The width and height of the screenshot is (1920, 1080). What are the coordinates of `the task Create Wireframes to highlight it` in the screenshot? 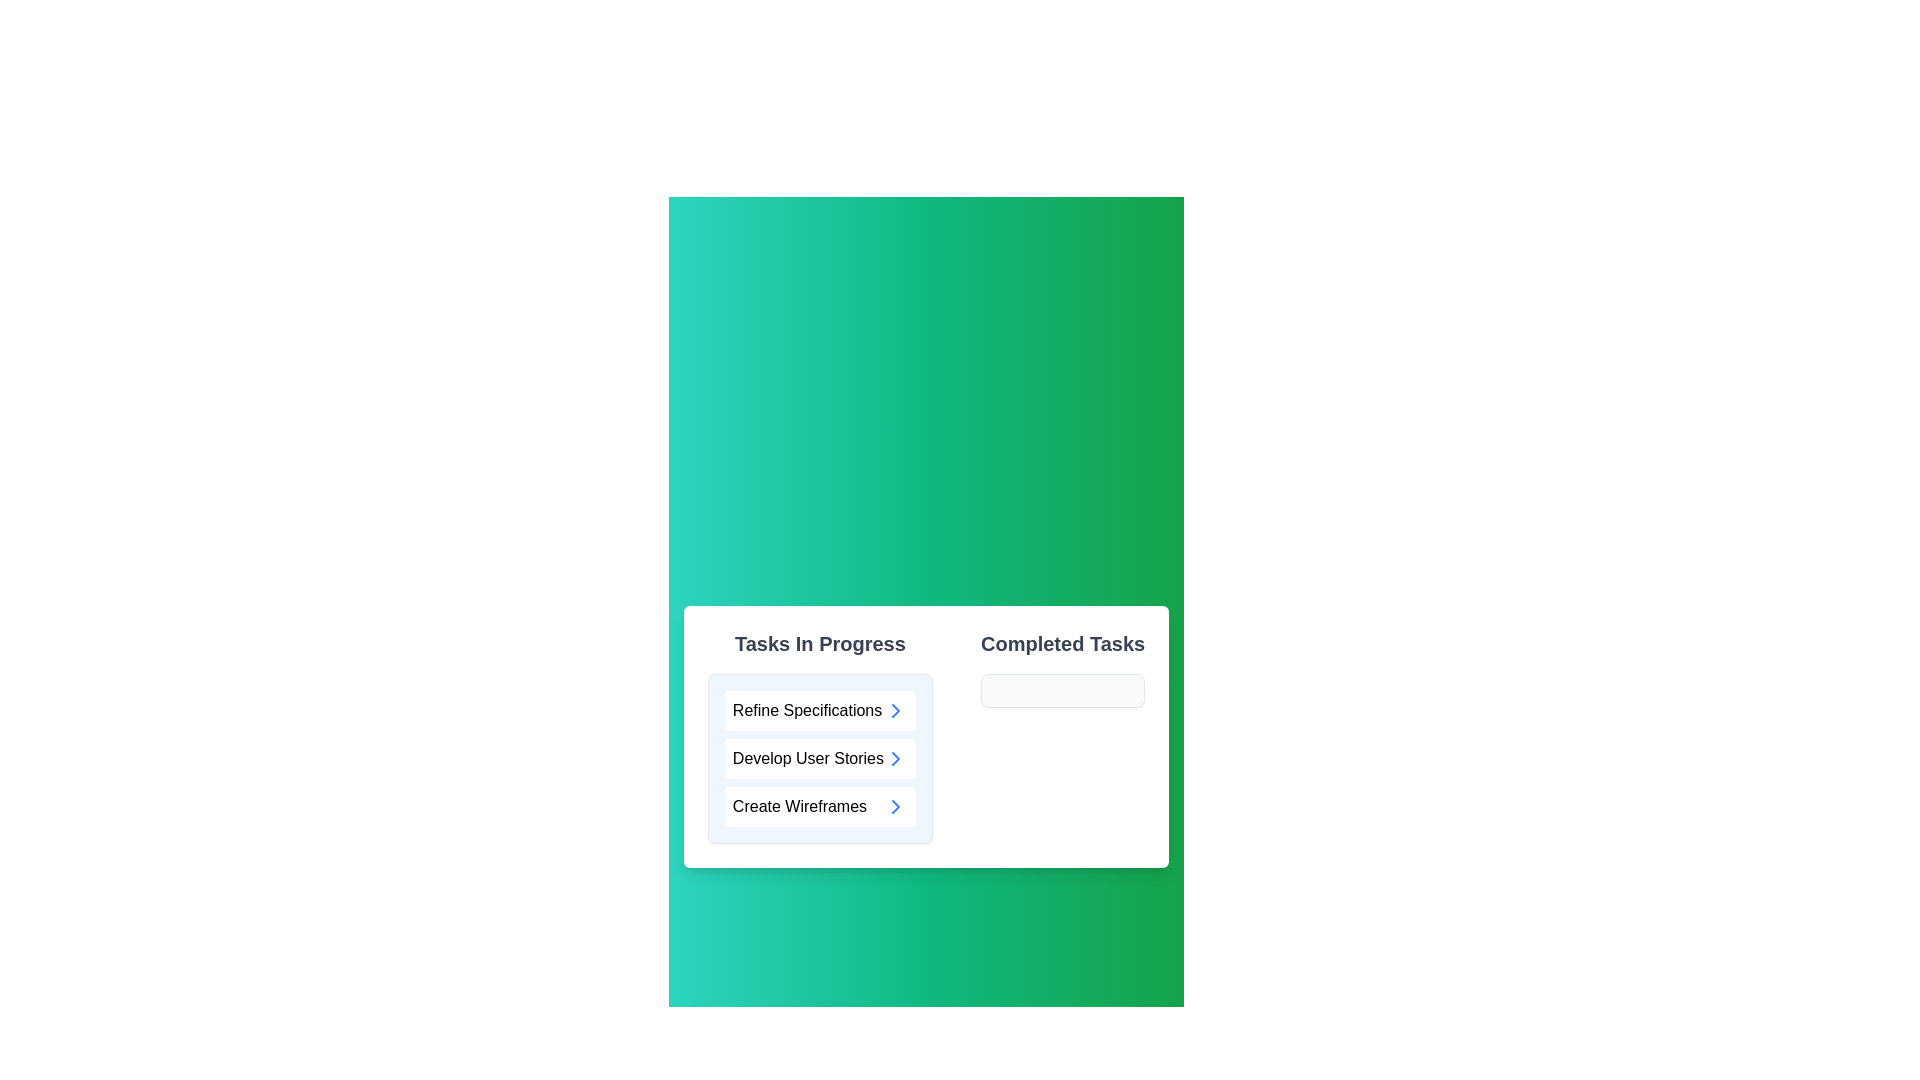 It's located at (820, 805).